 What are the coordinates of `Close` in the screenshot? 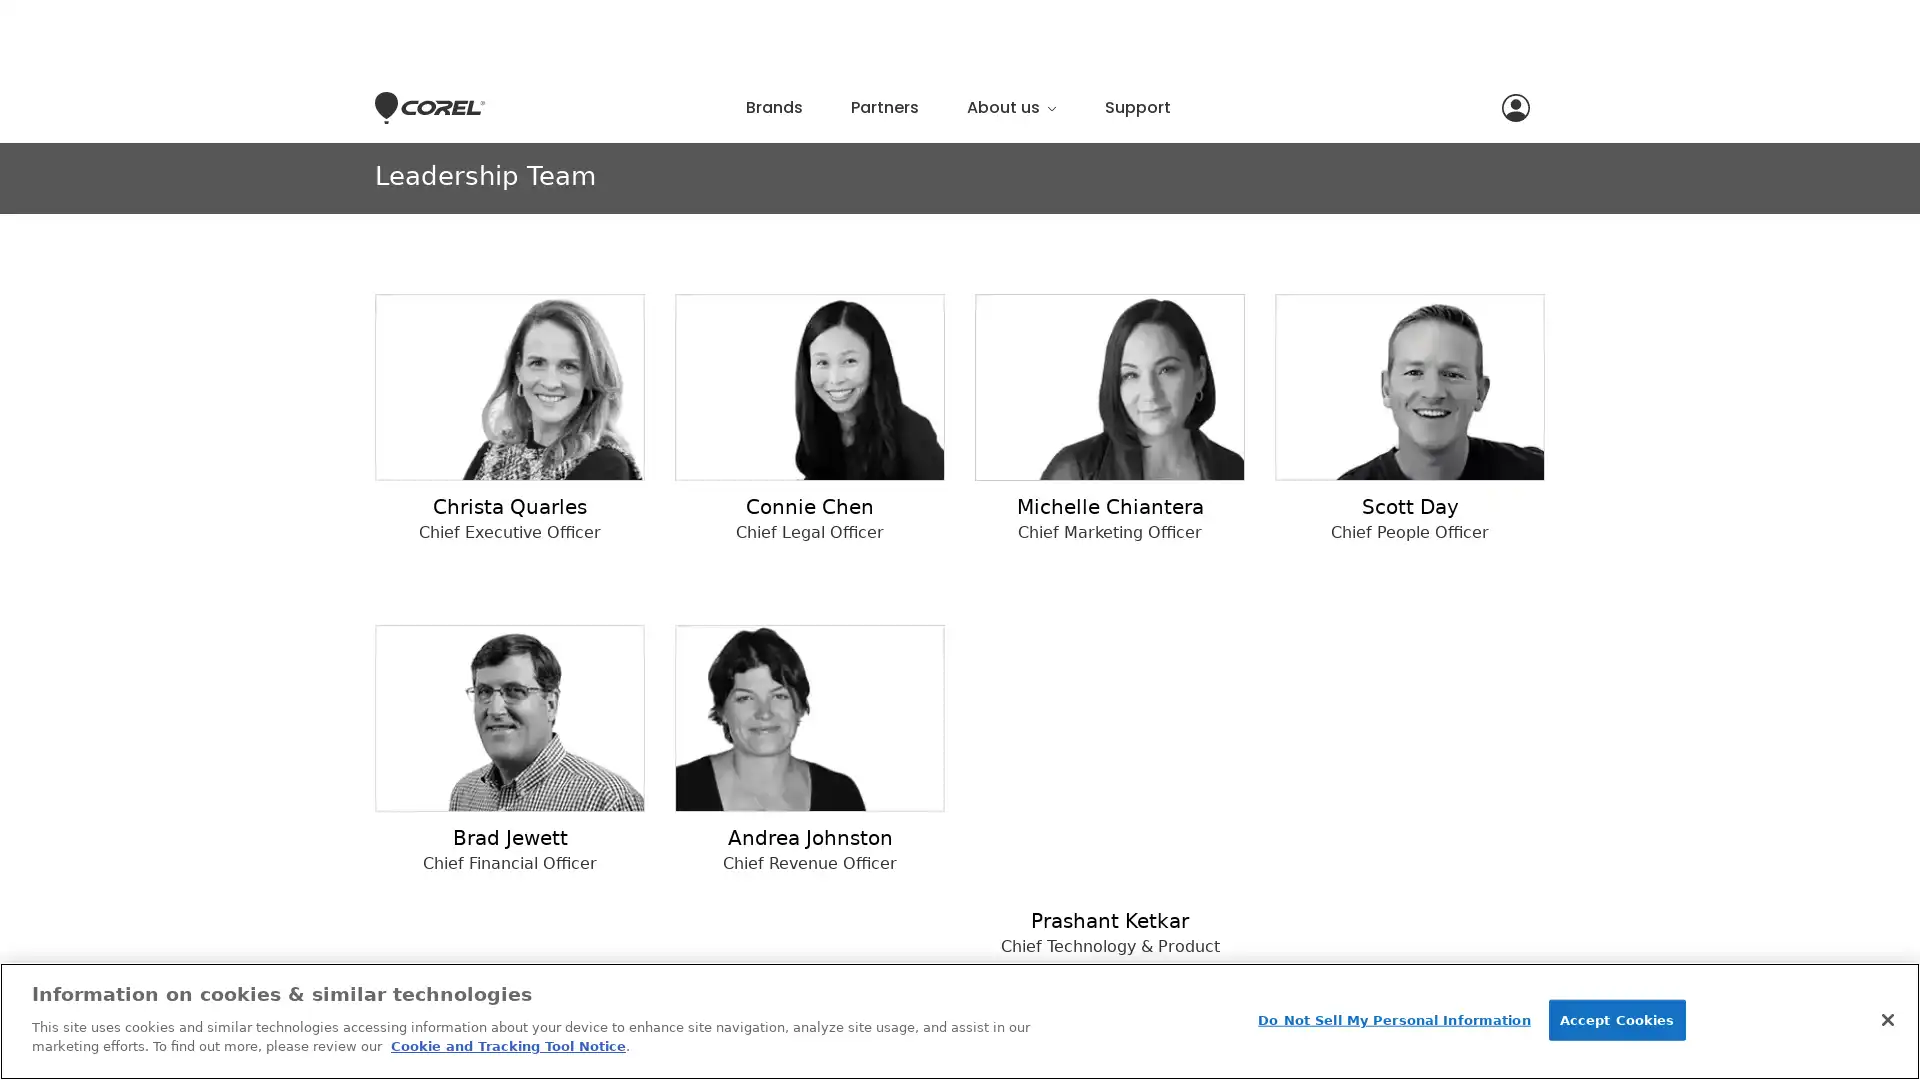 It's located at (1210, 26).